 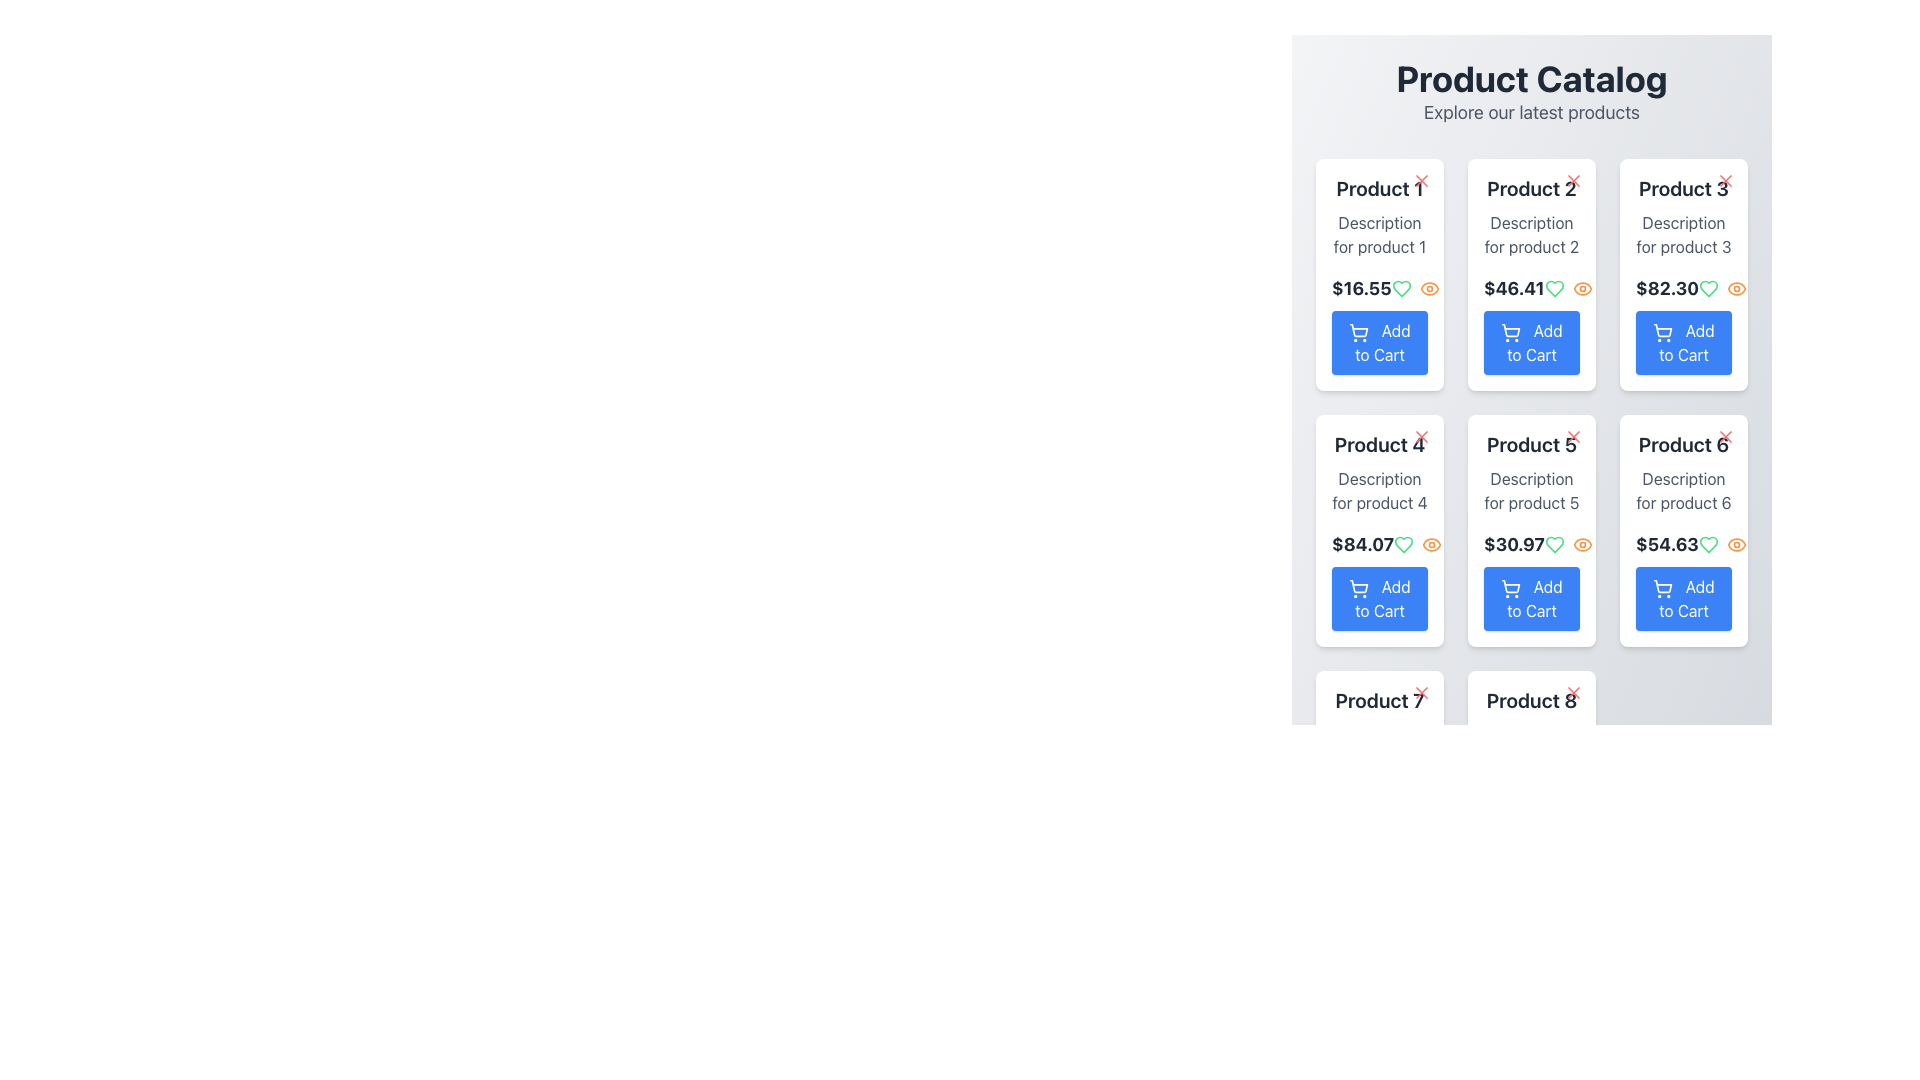 I want to click on the Header section displaying the headline 'Product Catalog' and tagline 'Explore our latest products', located at the top center of the interface, so click(x=1530, y=92).